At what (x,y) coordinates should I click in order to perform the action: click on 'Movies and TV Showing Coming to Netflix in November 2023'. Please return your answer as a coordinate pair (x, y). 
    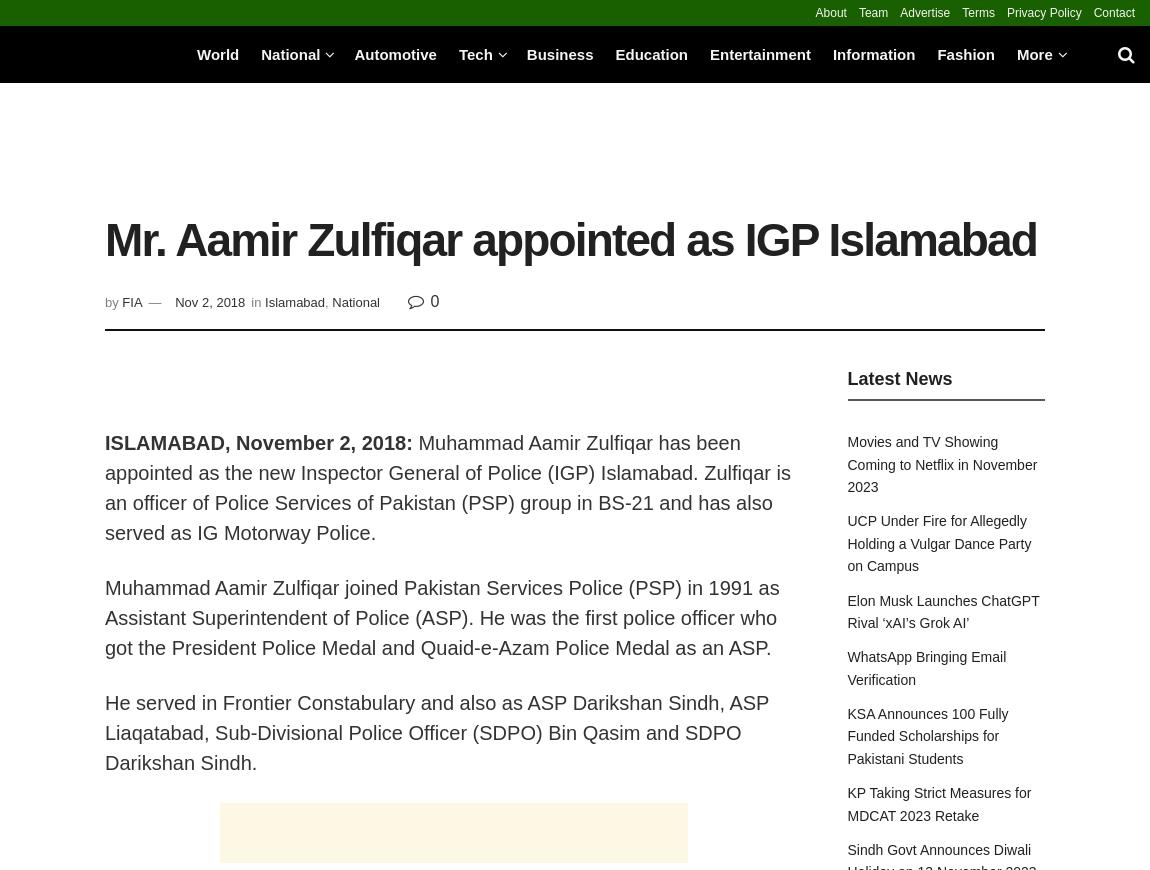
    Looking at the image, I should click on (941, 462).